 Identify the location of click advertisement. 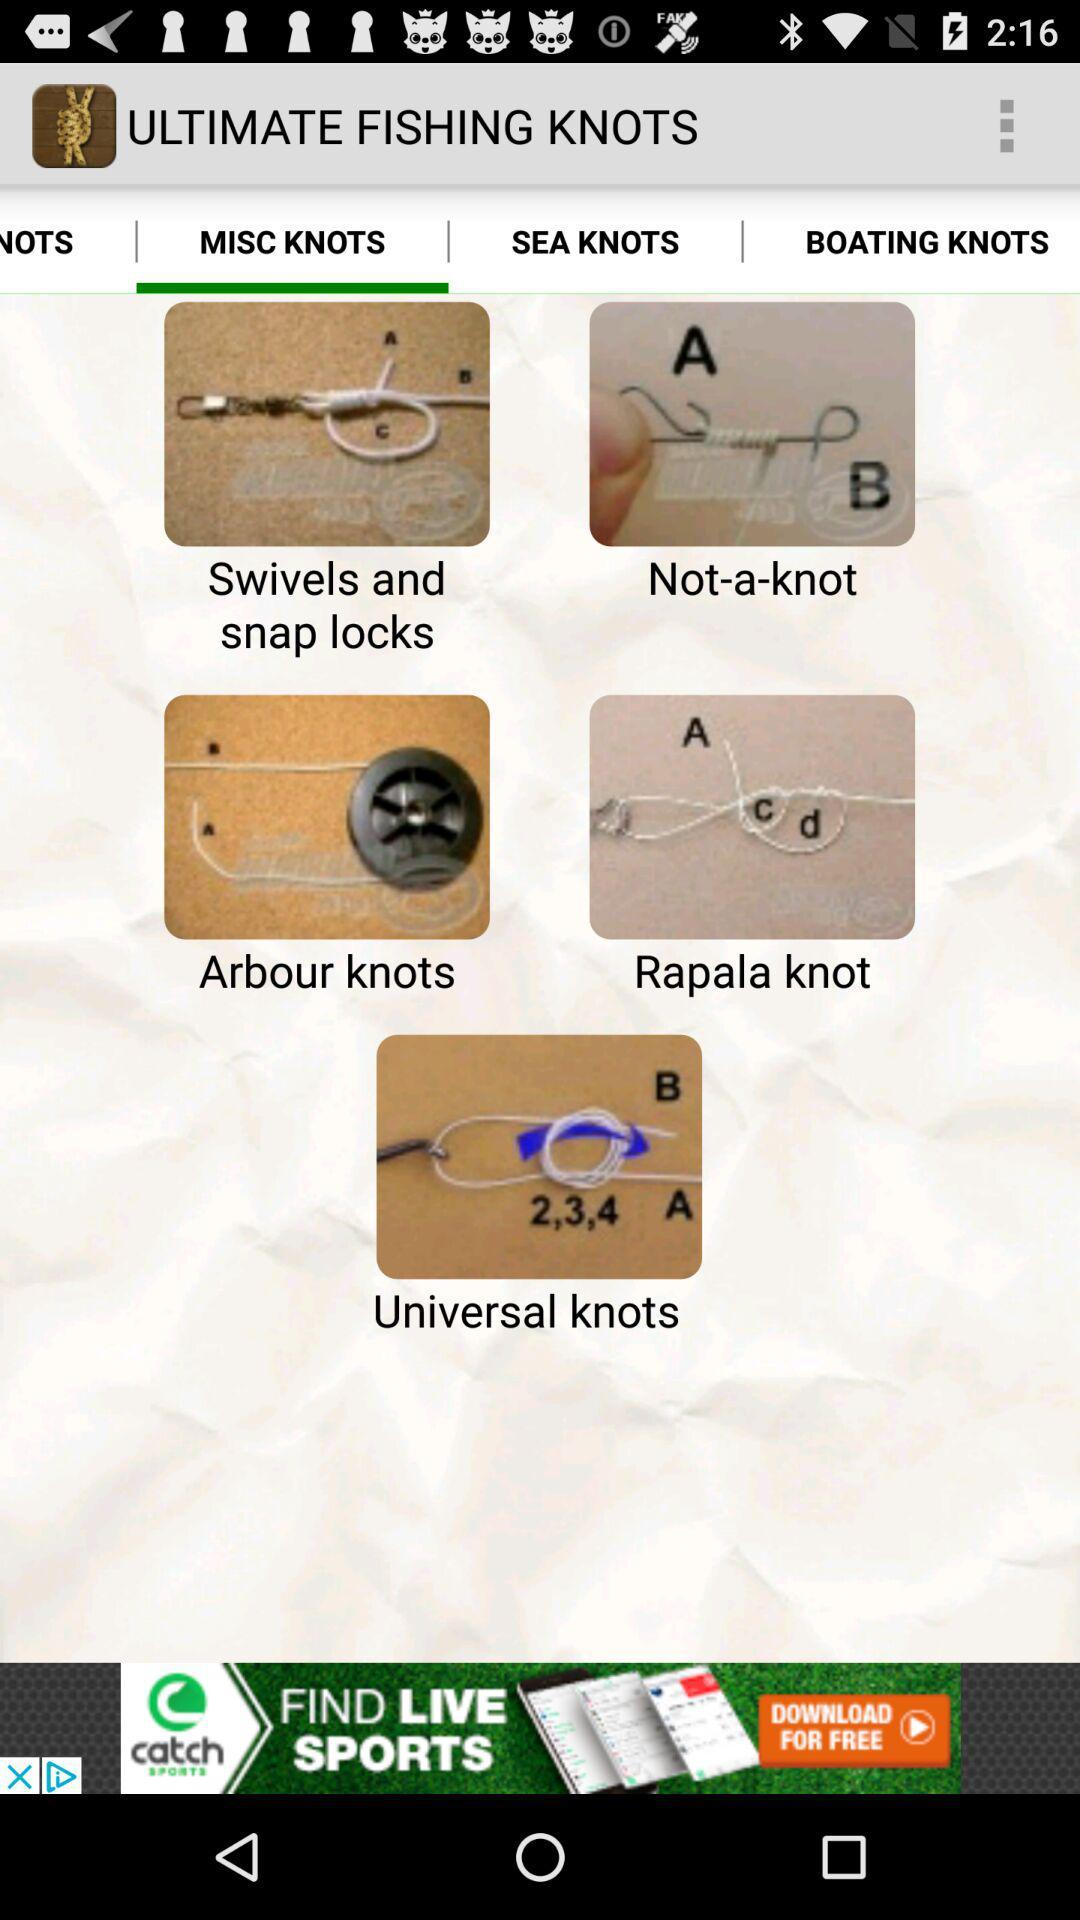
(540, 1727).